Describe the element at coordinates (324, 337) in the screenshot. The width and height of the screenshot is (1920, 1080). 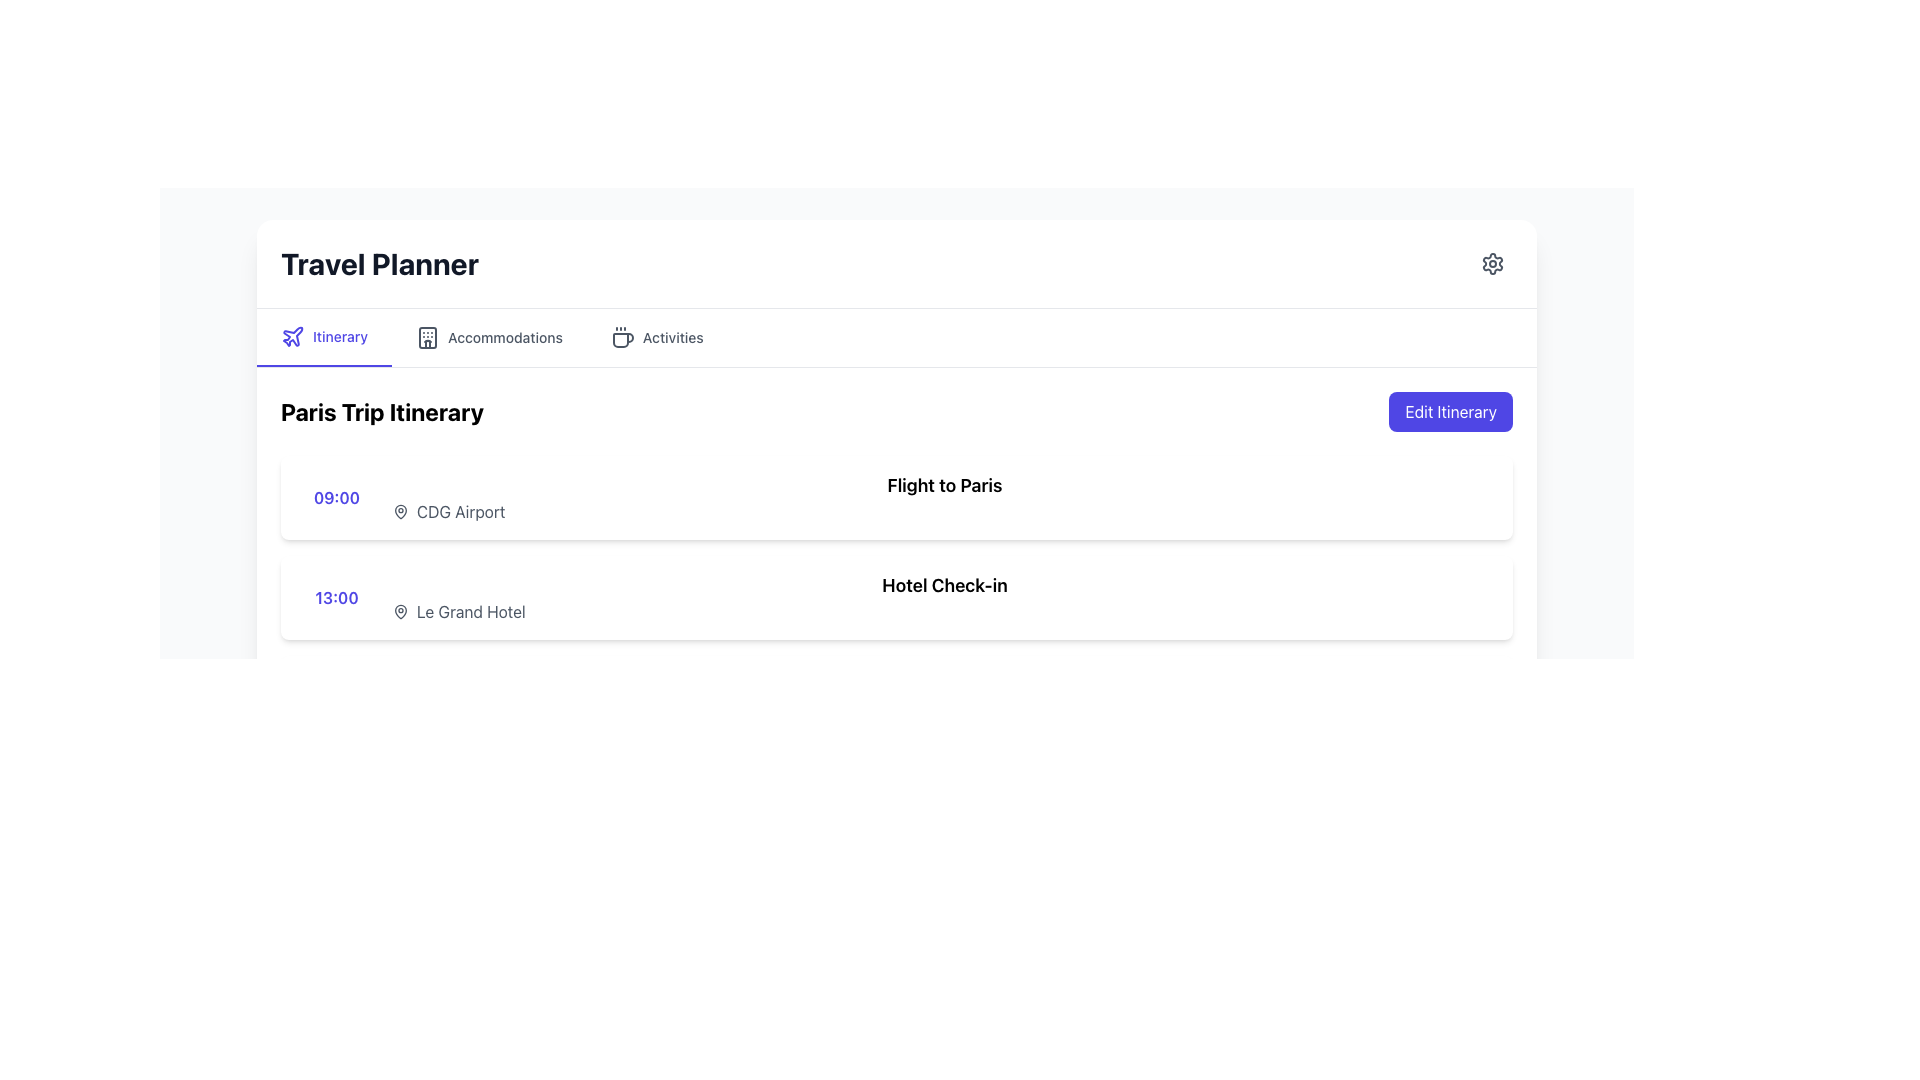
I see `the 'Itinerary' navigation menu item, which is the first option in the horizontal menu and features purple text with an underline and a plane icon` at that location.